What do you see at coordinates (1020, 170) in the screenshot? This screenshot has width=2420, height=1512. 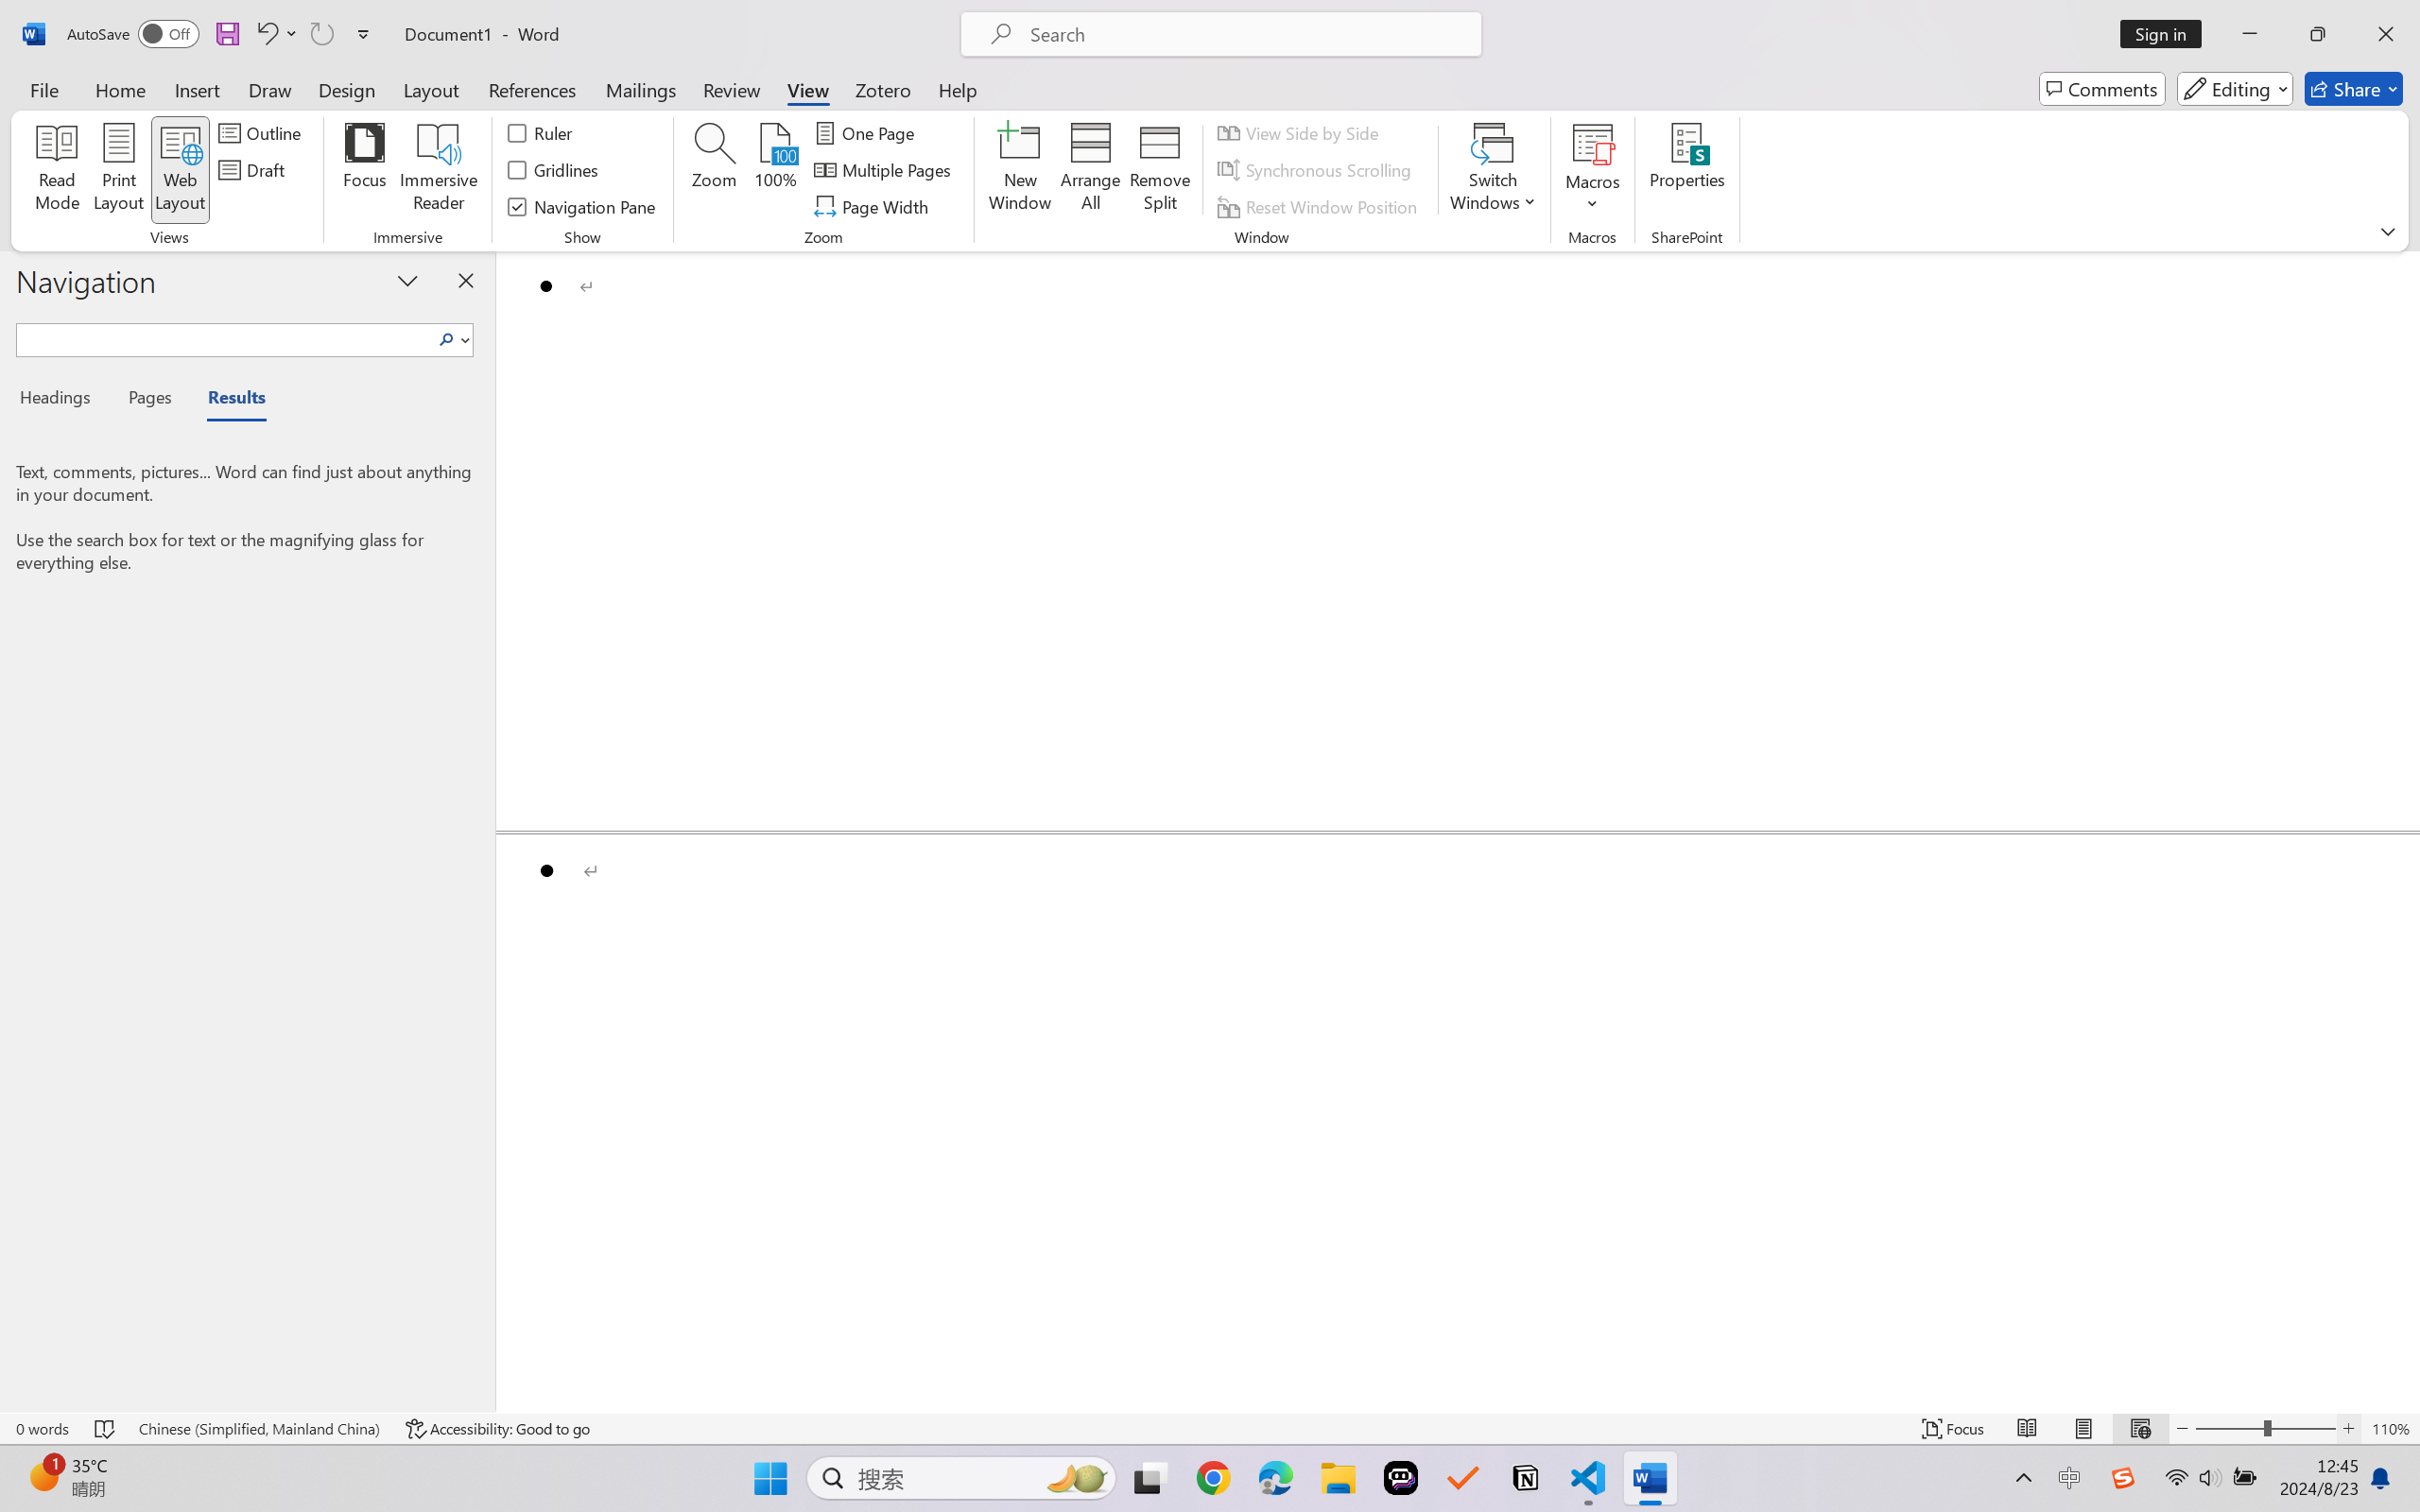 I see `'New Window'` at bounding box center [1020, 170].